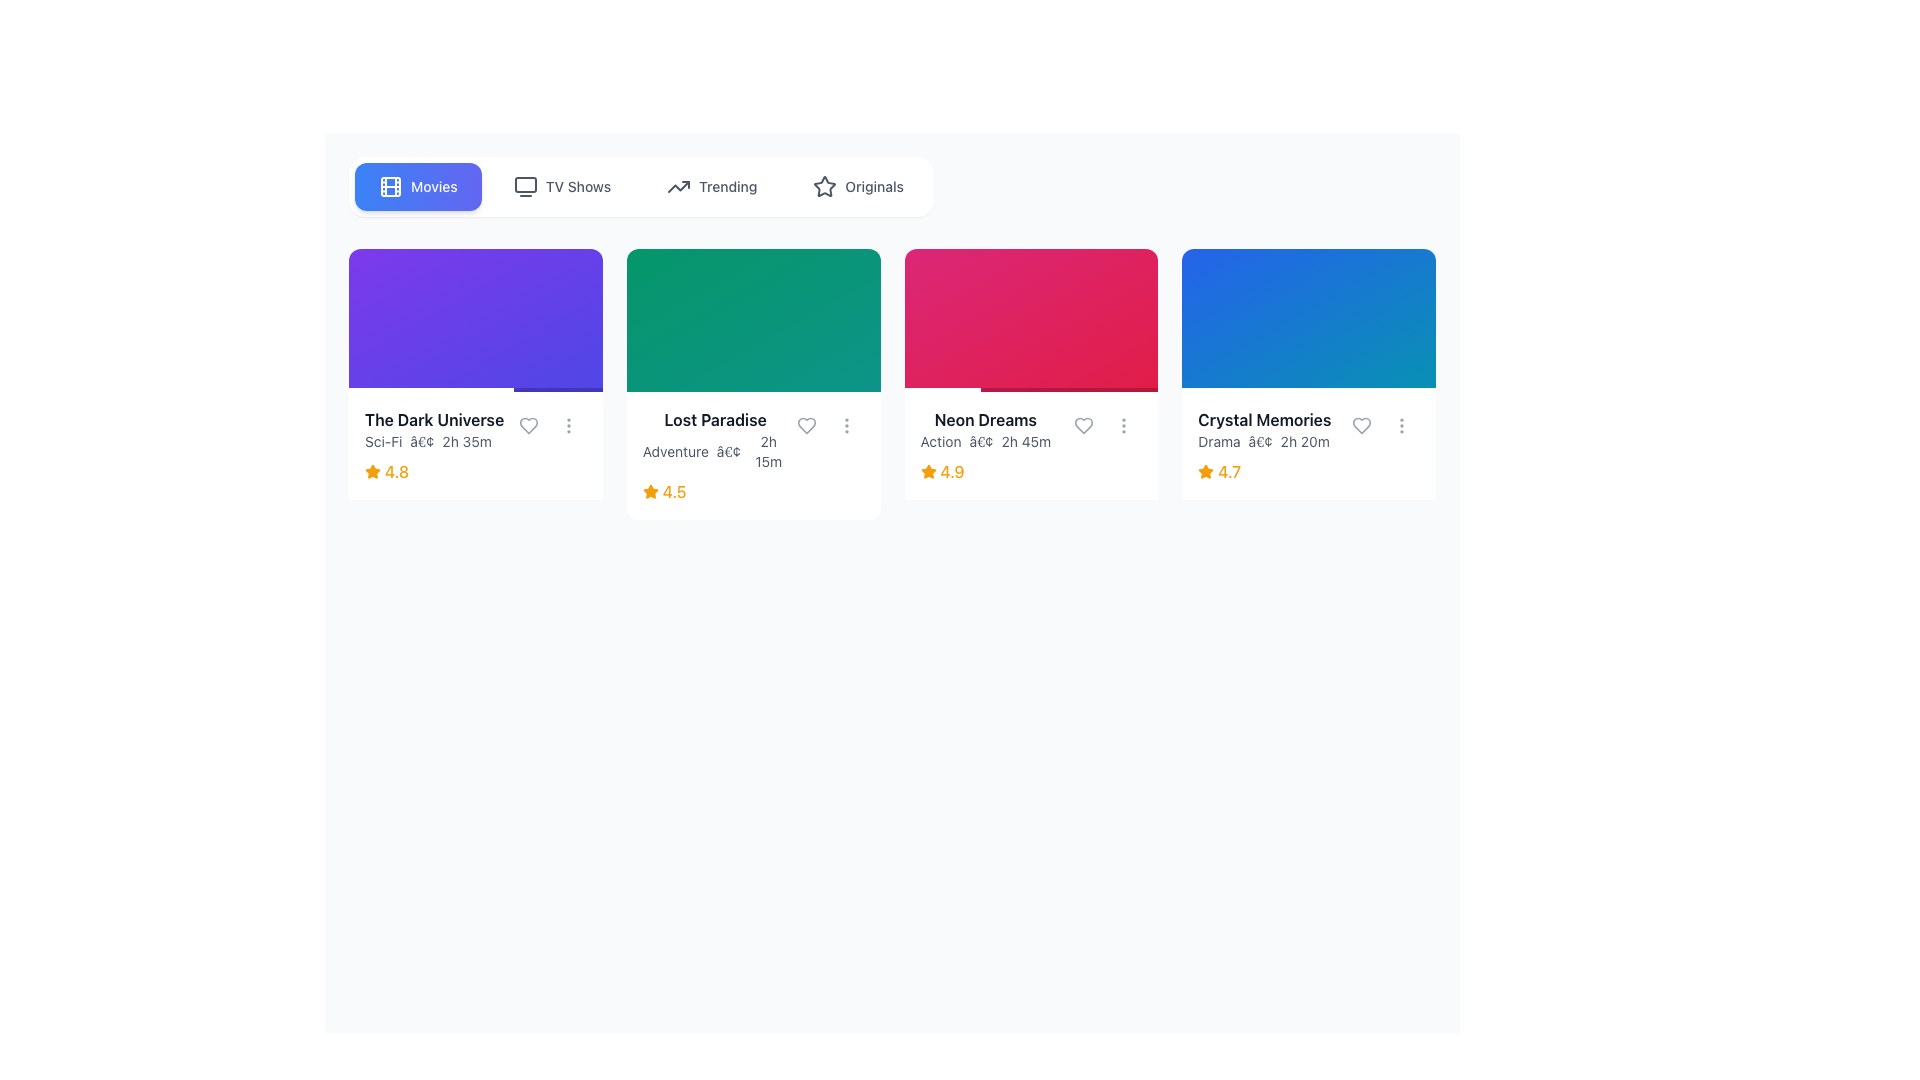  Describe the element at coordinates (846, 424) in the screenshot. I see `the circular button with a vertical ellipsis icon located in the top-right corner of the 'Lost Paradise' card` at that location.